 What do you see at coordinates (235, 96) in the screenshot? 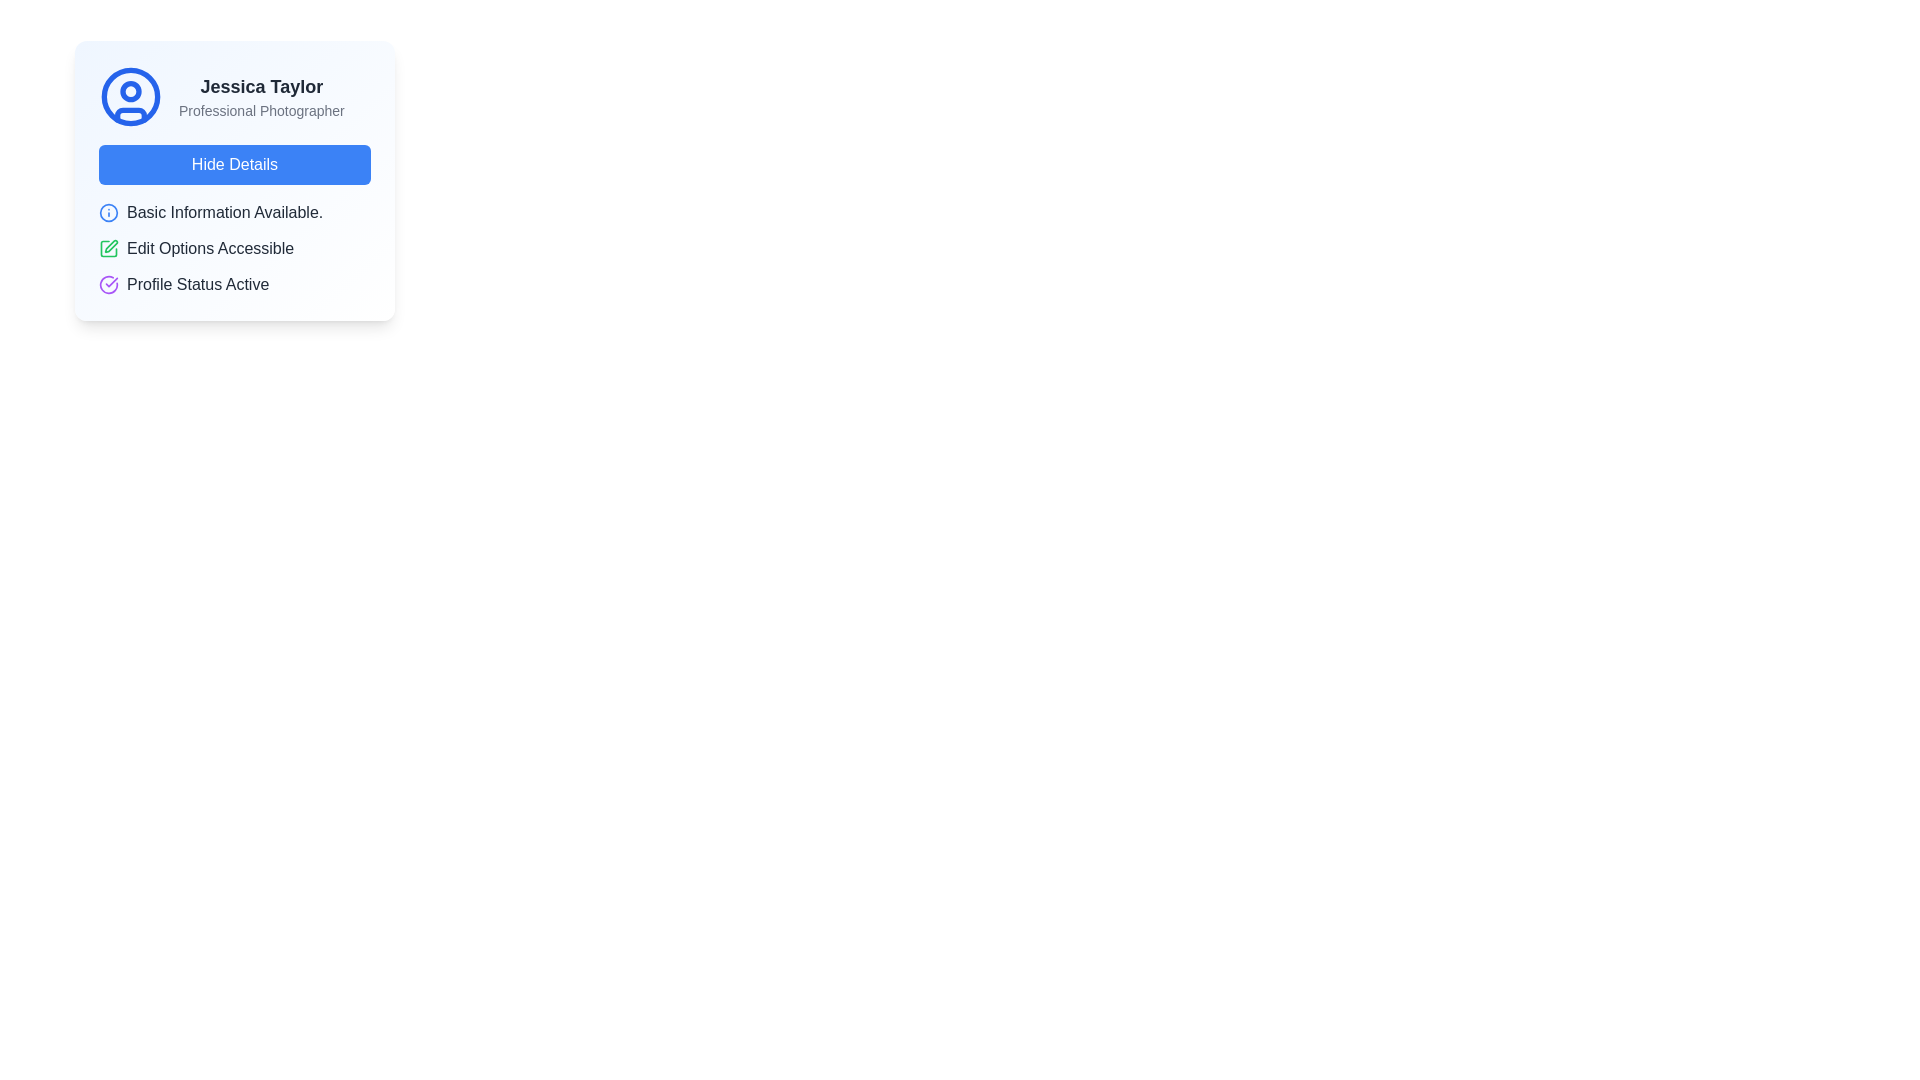
I see `the Informational Display (Profile Header) which features a circular user icon with a blue outline, the name 'Jessica Taylor' in bold large text, and the title 'Professional Photographer' below it` at bounding box center [235, 96].